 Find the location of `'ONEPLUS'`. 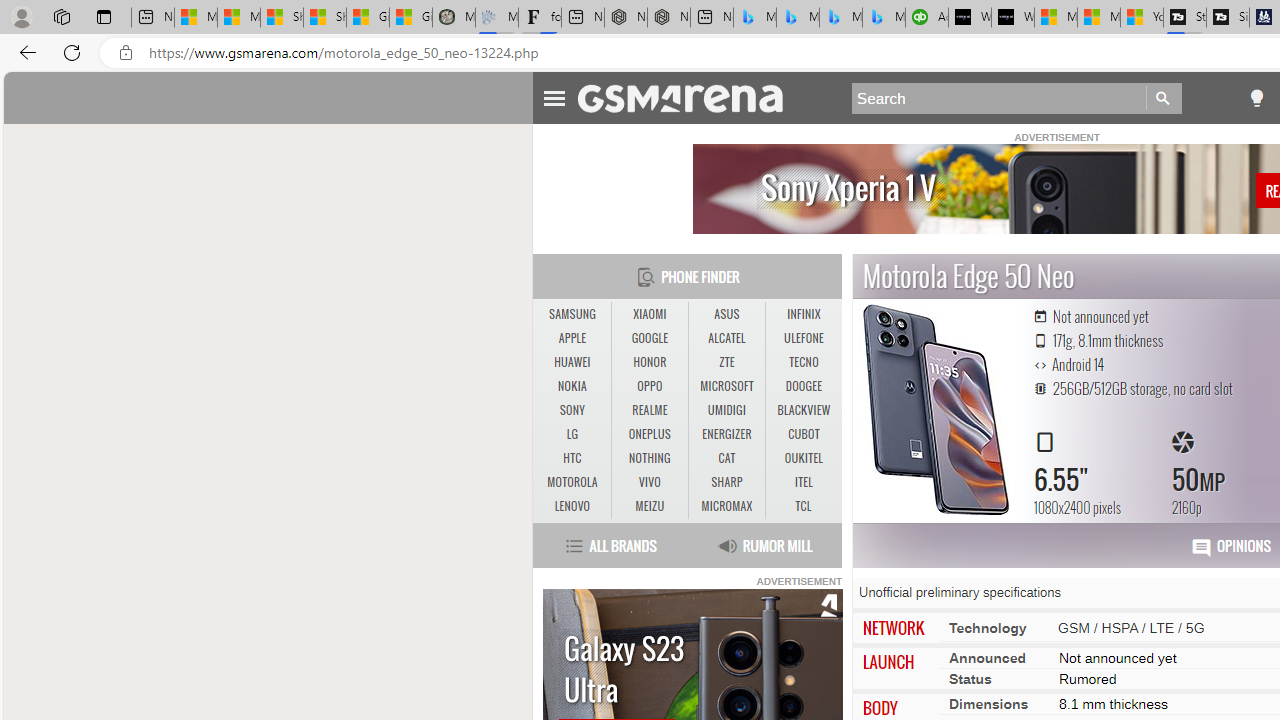

'ONEPLUS' is located at coordinates (649, 433).